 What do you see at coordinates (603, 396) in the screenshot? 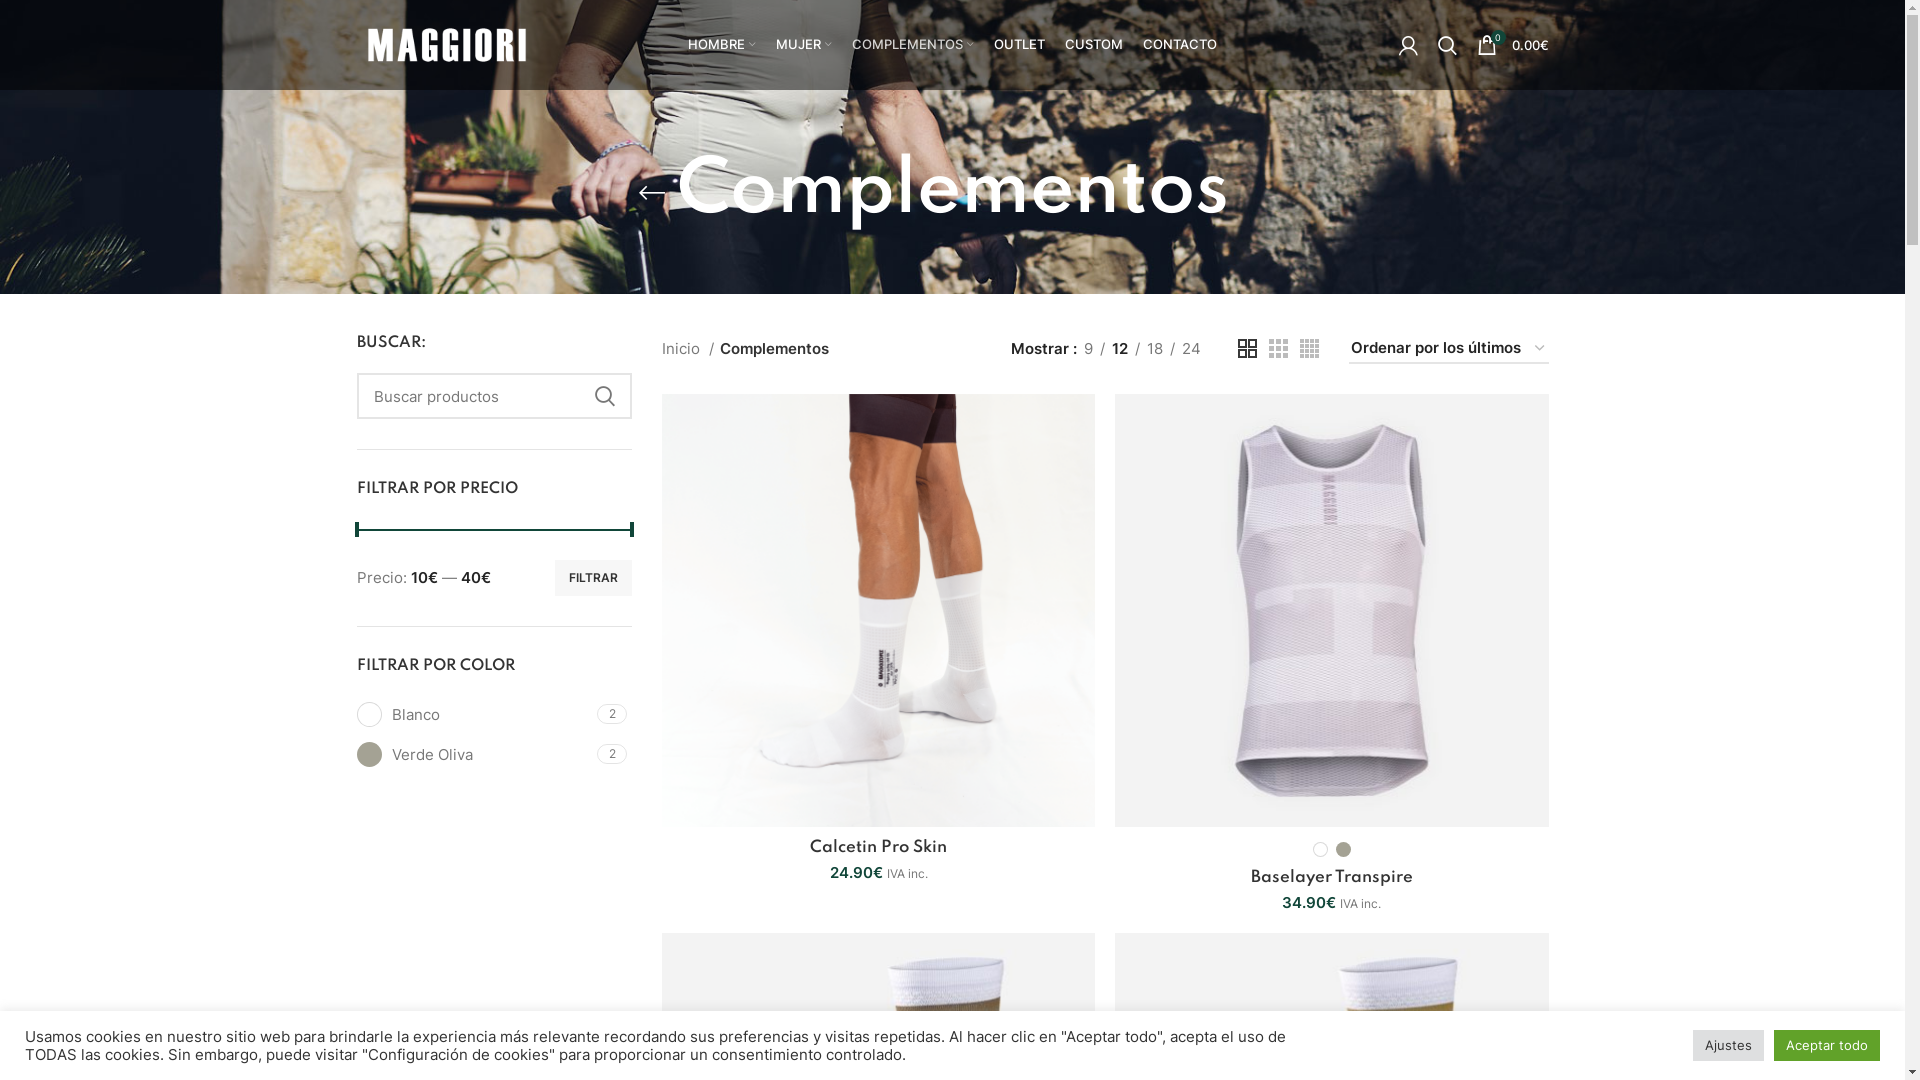
I see `'BUSCAR'` at bounding box center [603, 396].